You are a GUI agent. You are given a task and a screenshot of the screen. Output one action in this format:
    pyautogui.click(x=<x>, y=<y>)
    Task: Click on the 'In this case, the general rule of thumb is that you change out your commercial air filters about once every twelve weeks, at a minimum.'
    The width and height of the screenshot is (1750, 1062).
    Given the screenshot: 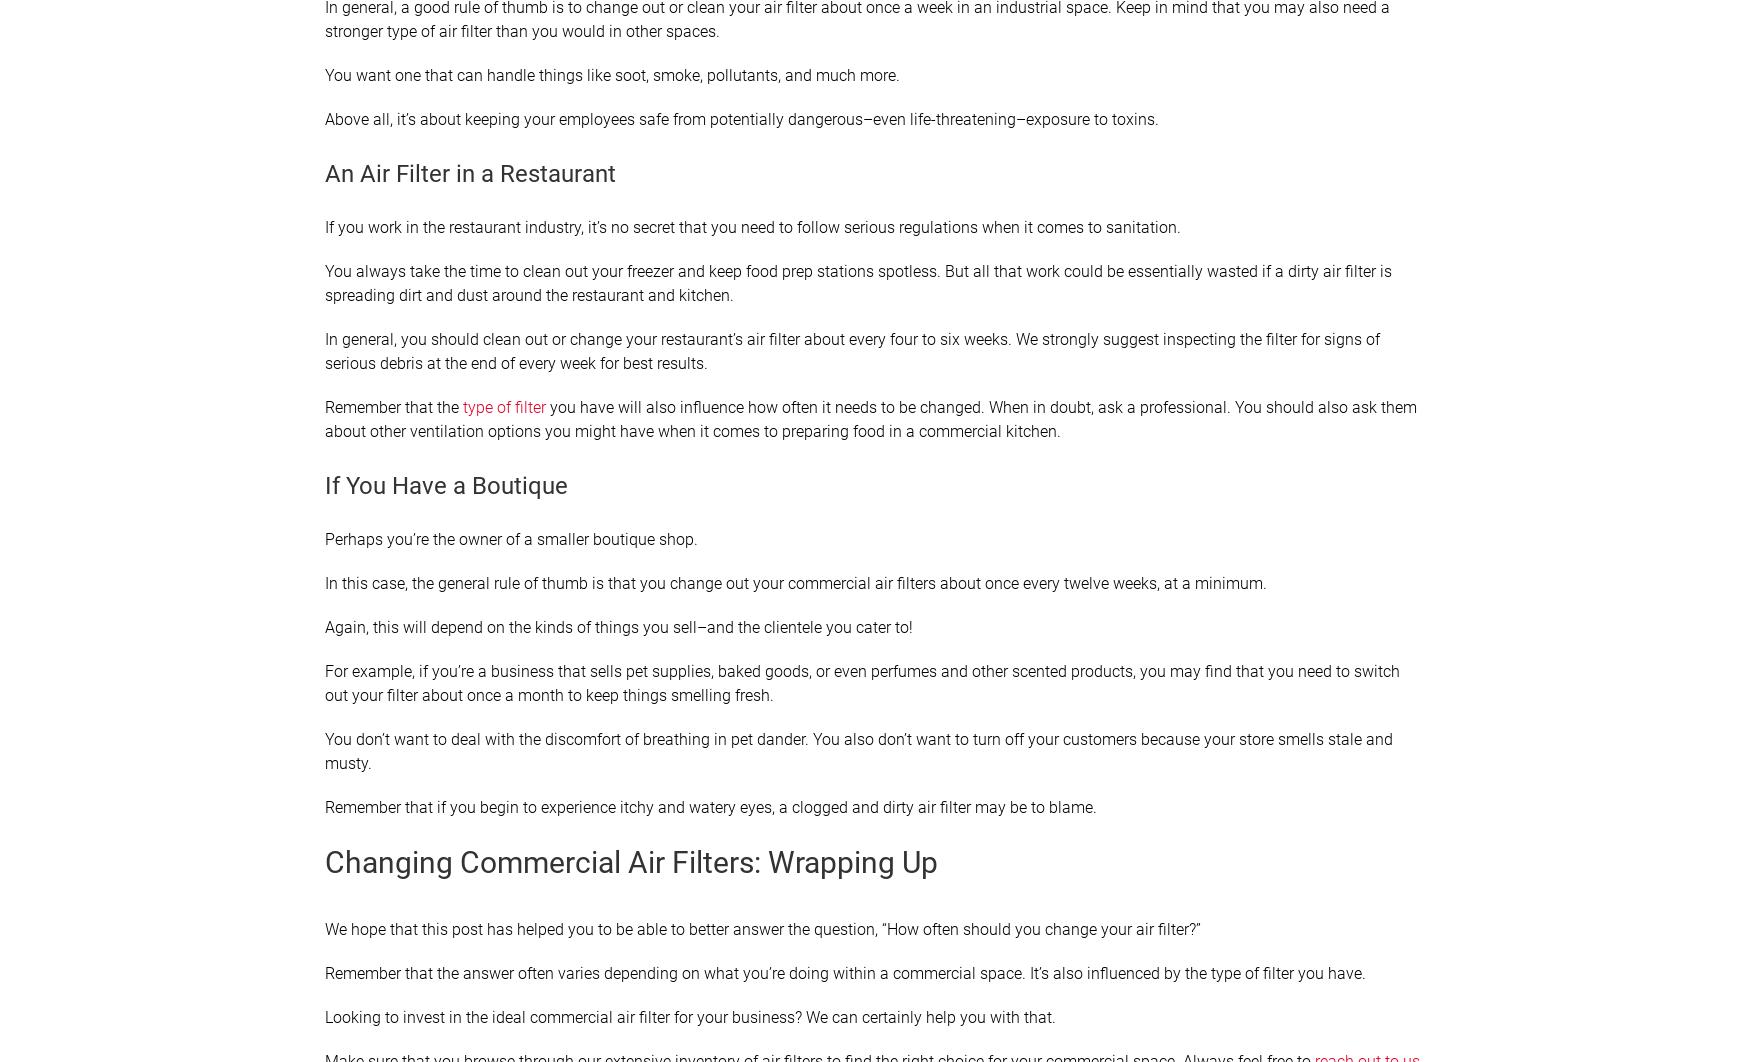 What is the action you would take?
    pyautogui.click(x=795, y=583)
    